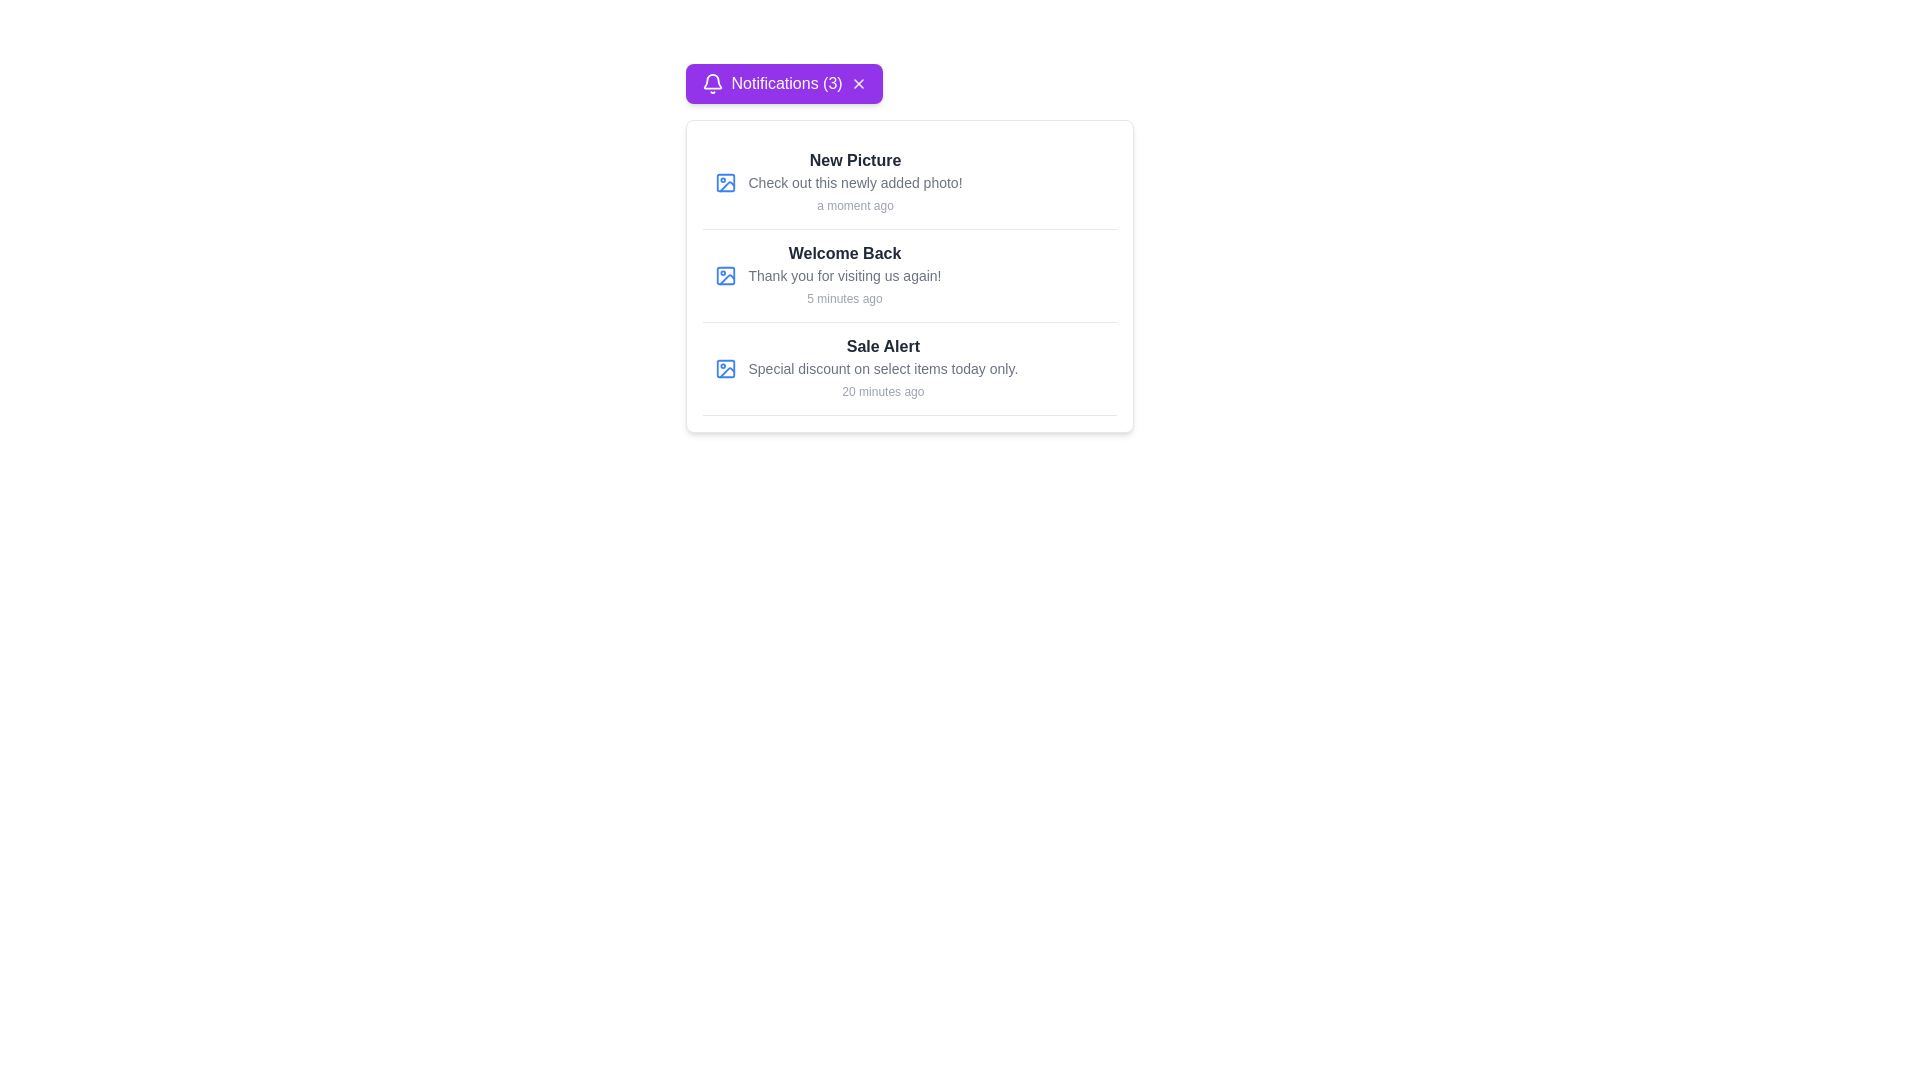  Describe the element at coordinates (724, 182) in the screenshot. I see `the background layer of the notification icon, which is a rectangular shape with rounded edges located to the left of the 'New Picture' notification title in the dropdown window` at that location.